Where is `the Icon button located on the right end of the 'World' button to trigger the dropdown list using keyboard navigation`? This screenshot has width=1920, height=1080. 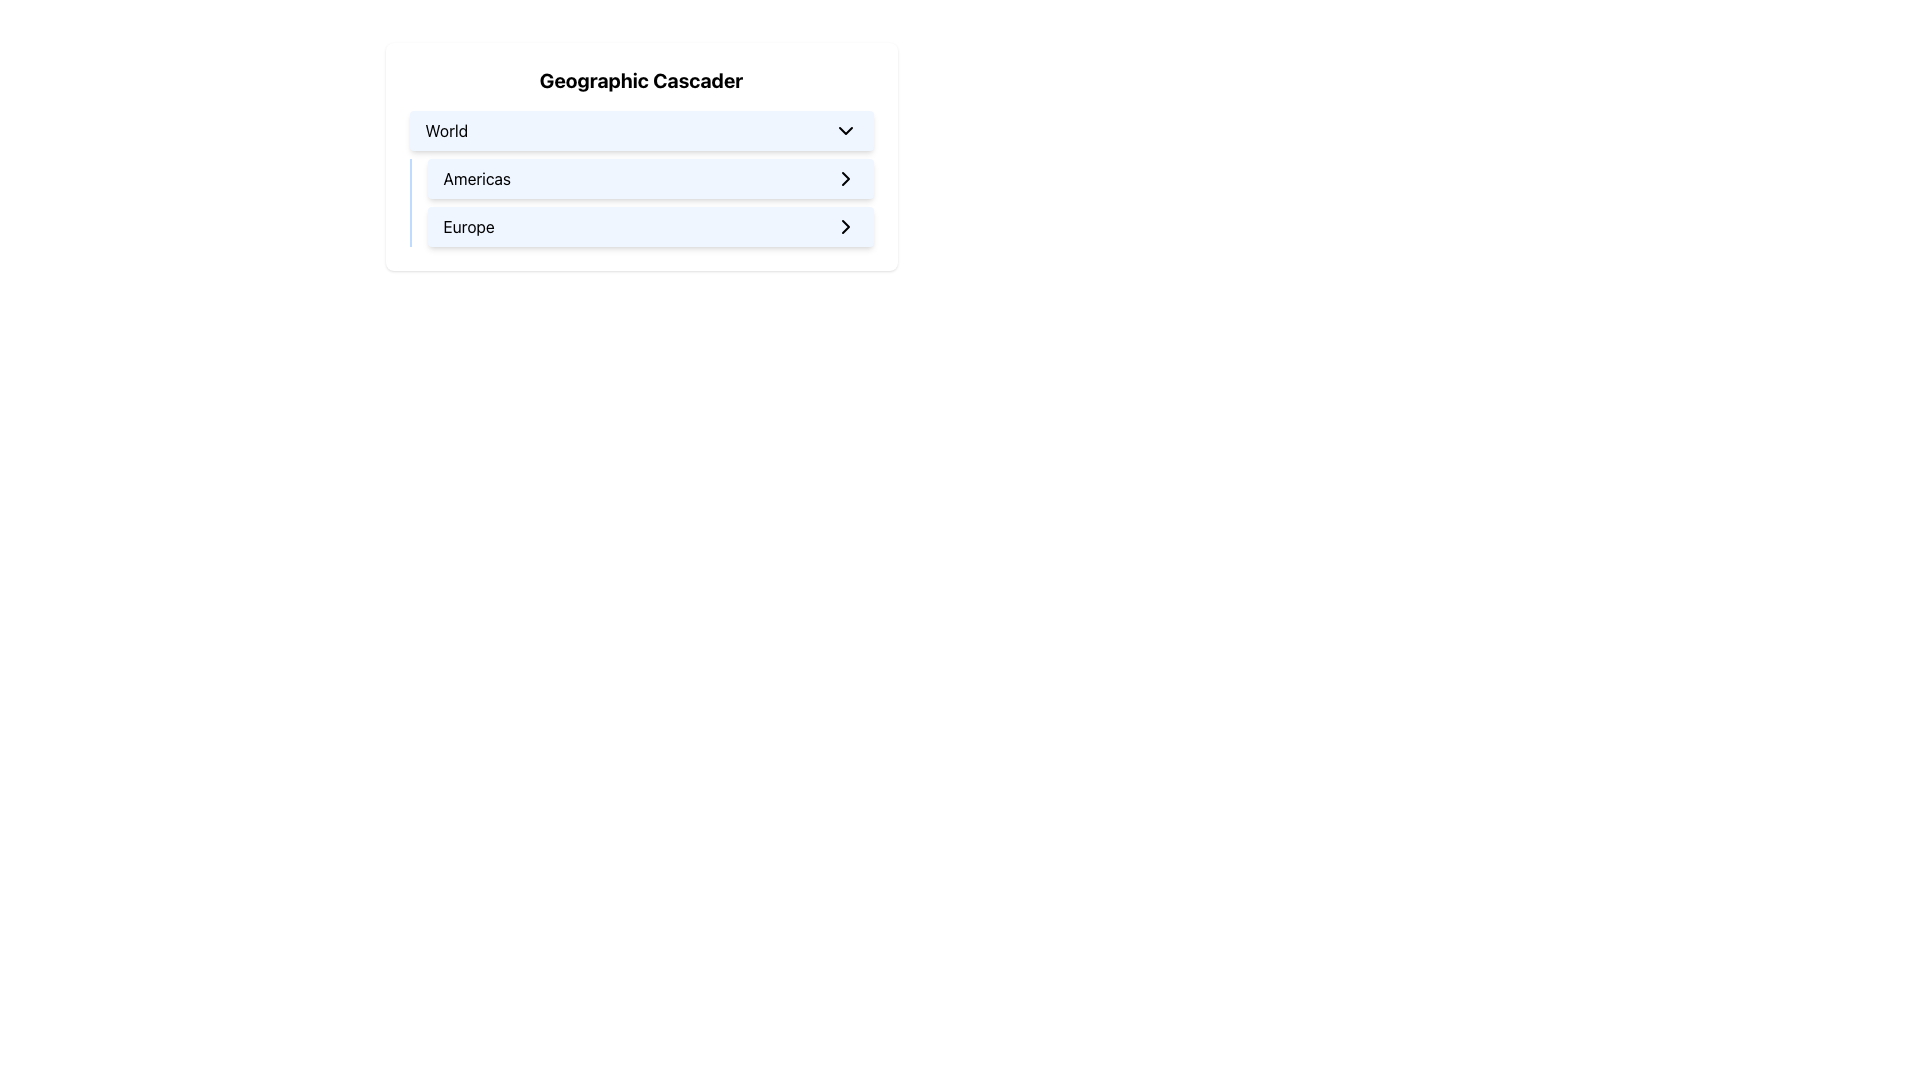
the Icon button located on the right end of the 'World' button to trigger the dropdown list using keyboard navigation is located at coordinates (845, 131).